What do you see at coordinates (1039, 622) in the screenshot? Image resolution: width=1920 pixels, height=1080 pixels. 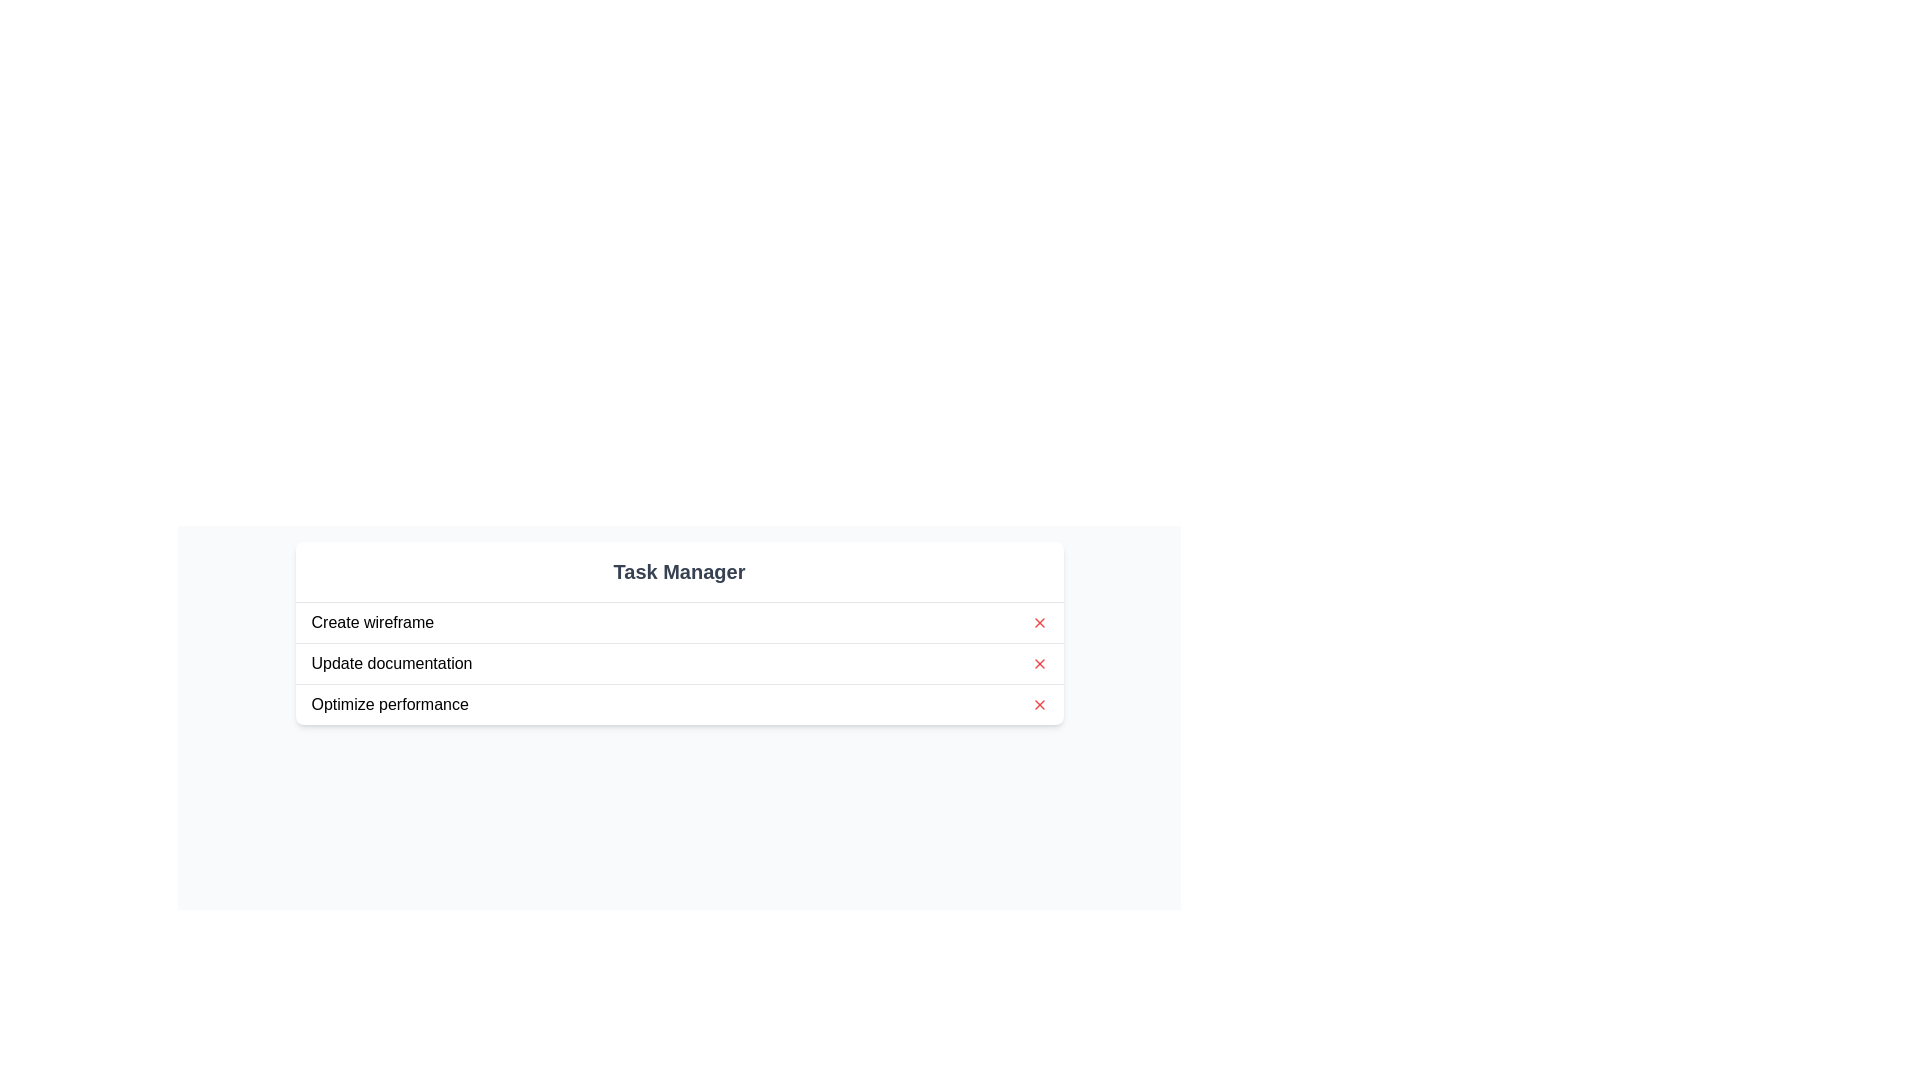 I see `the close button associated with the task titled 'Create wireframe' to observe its hover effect` at bounding box center [1039, 622].